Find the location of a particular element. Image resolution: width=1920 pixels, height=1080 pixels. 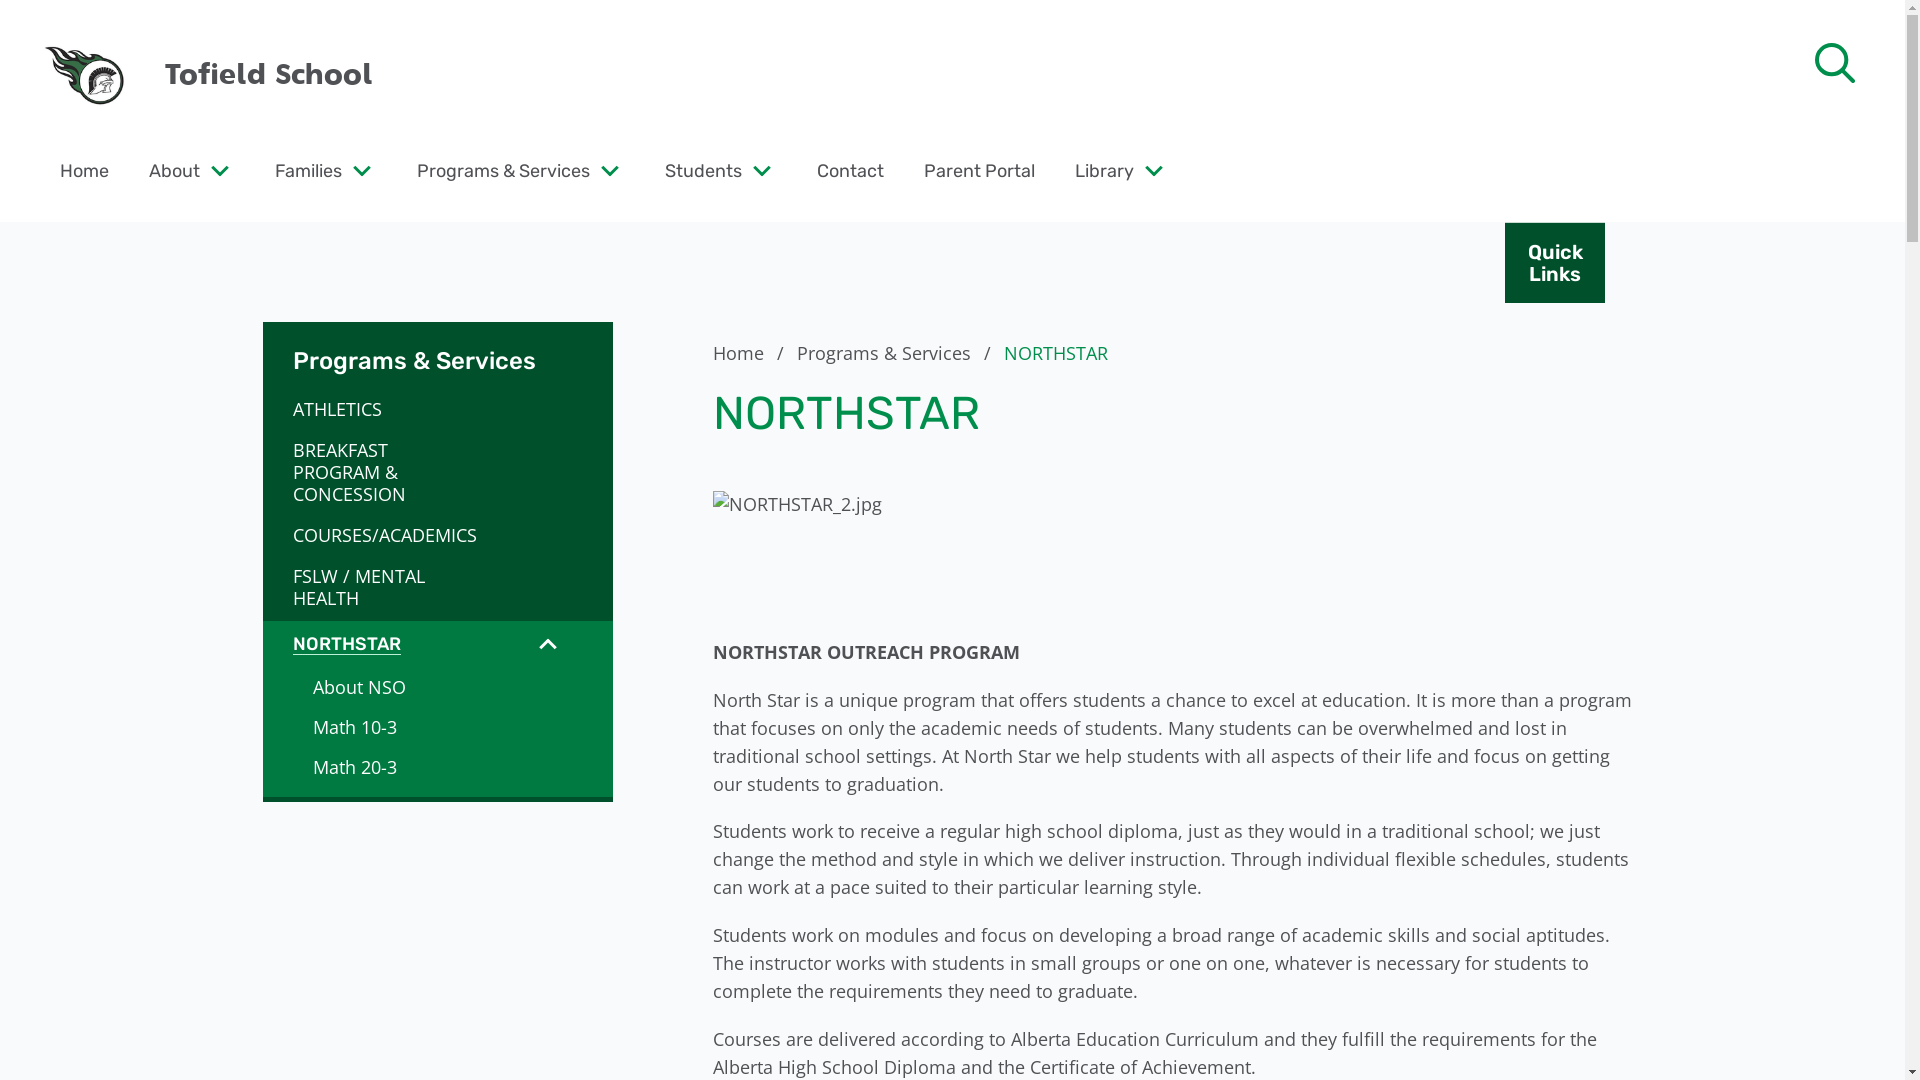

'Search' is located at coordinates (59, 26).